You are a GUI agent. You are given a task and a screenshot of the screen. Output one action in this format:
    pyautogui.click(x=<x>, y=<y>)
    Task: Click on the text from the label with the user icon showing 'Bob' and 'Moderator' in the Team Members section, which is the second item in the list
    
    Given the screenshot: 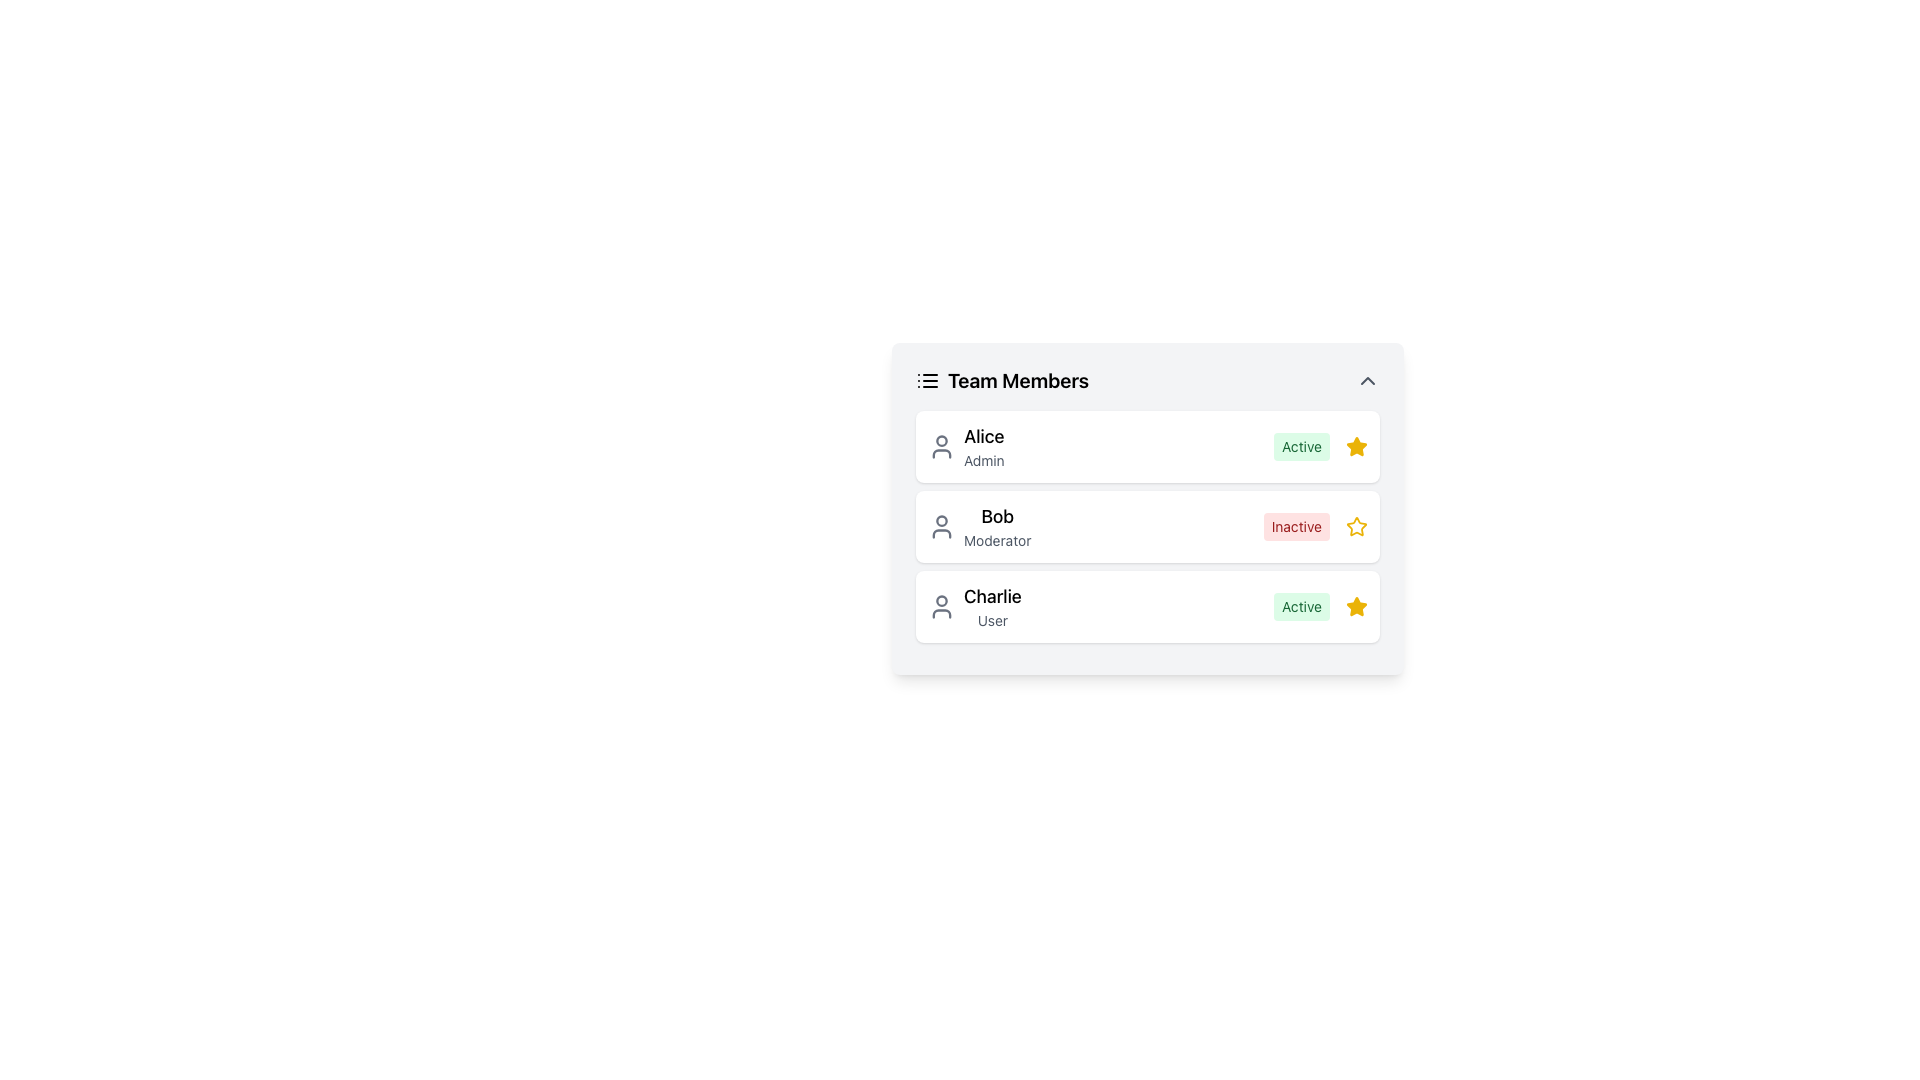 What is the action you would take?
    pyautogui.click(x=979, y=526)
    